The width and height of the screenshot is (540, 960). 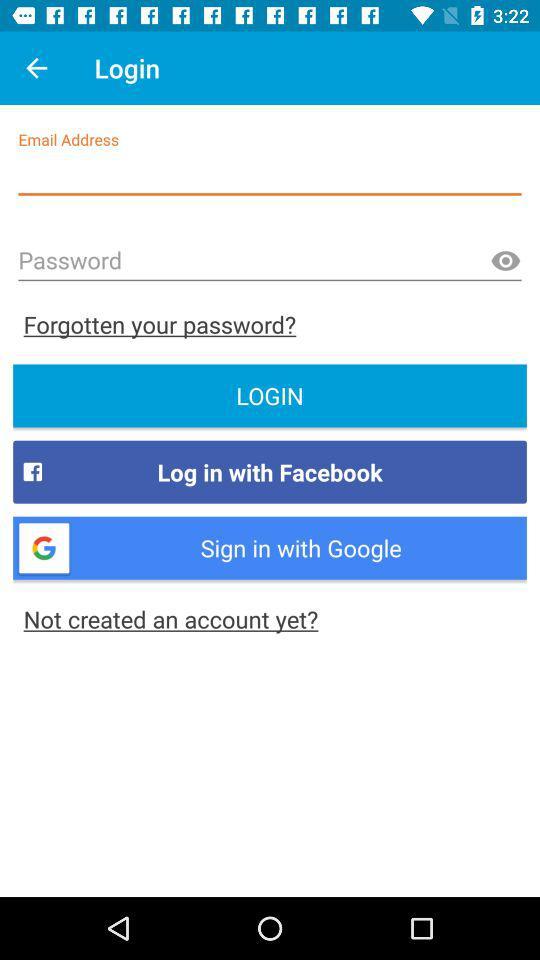 What do you see at coordinates (270, 260) in the screenshot?
I see `password` at bounding box center [270, 260].